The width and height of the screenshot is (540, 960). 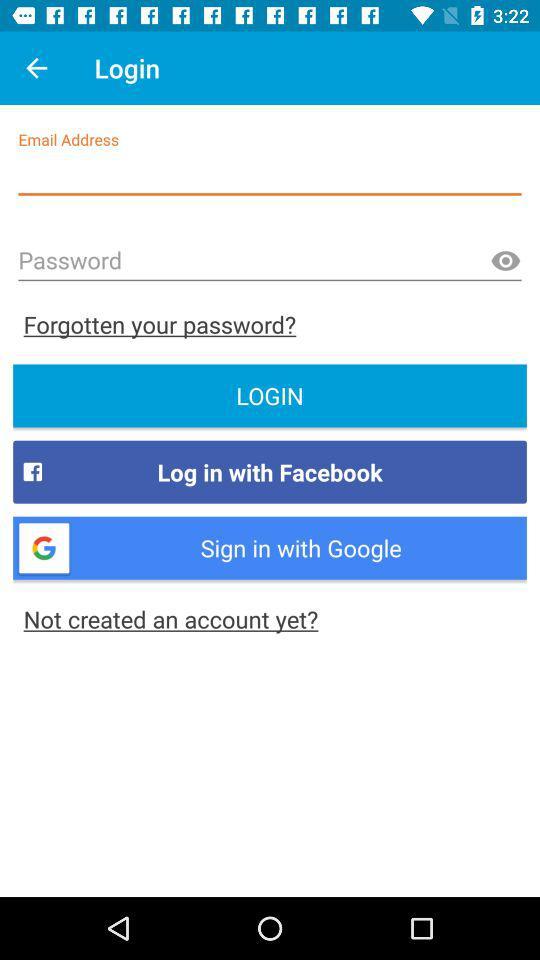 What do you see at coordinates (270, 260) in the screenshot?
I see `password` at bounding box center [270, 260].